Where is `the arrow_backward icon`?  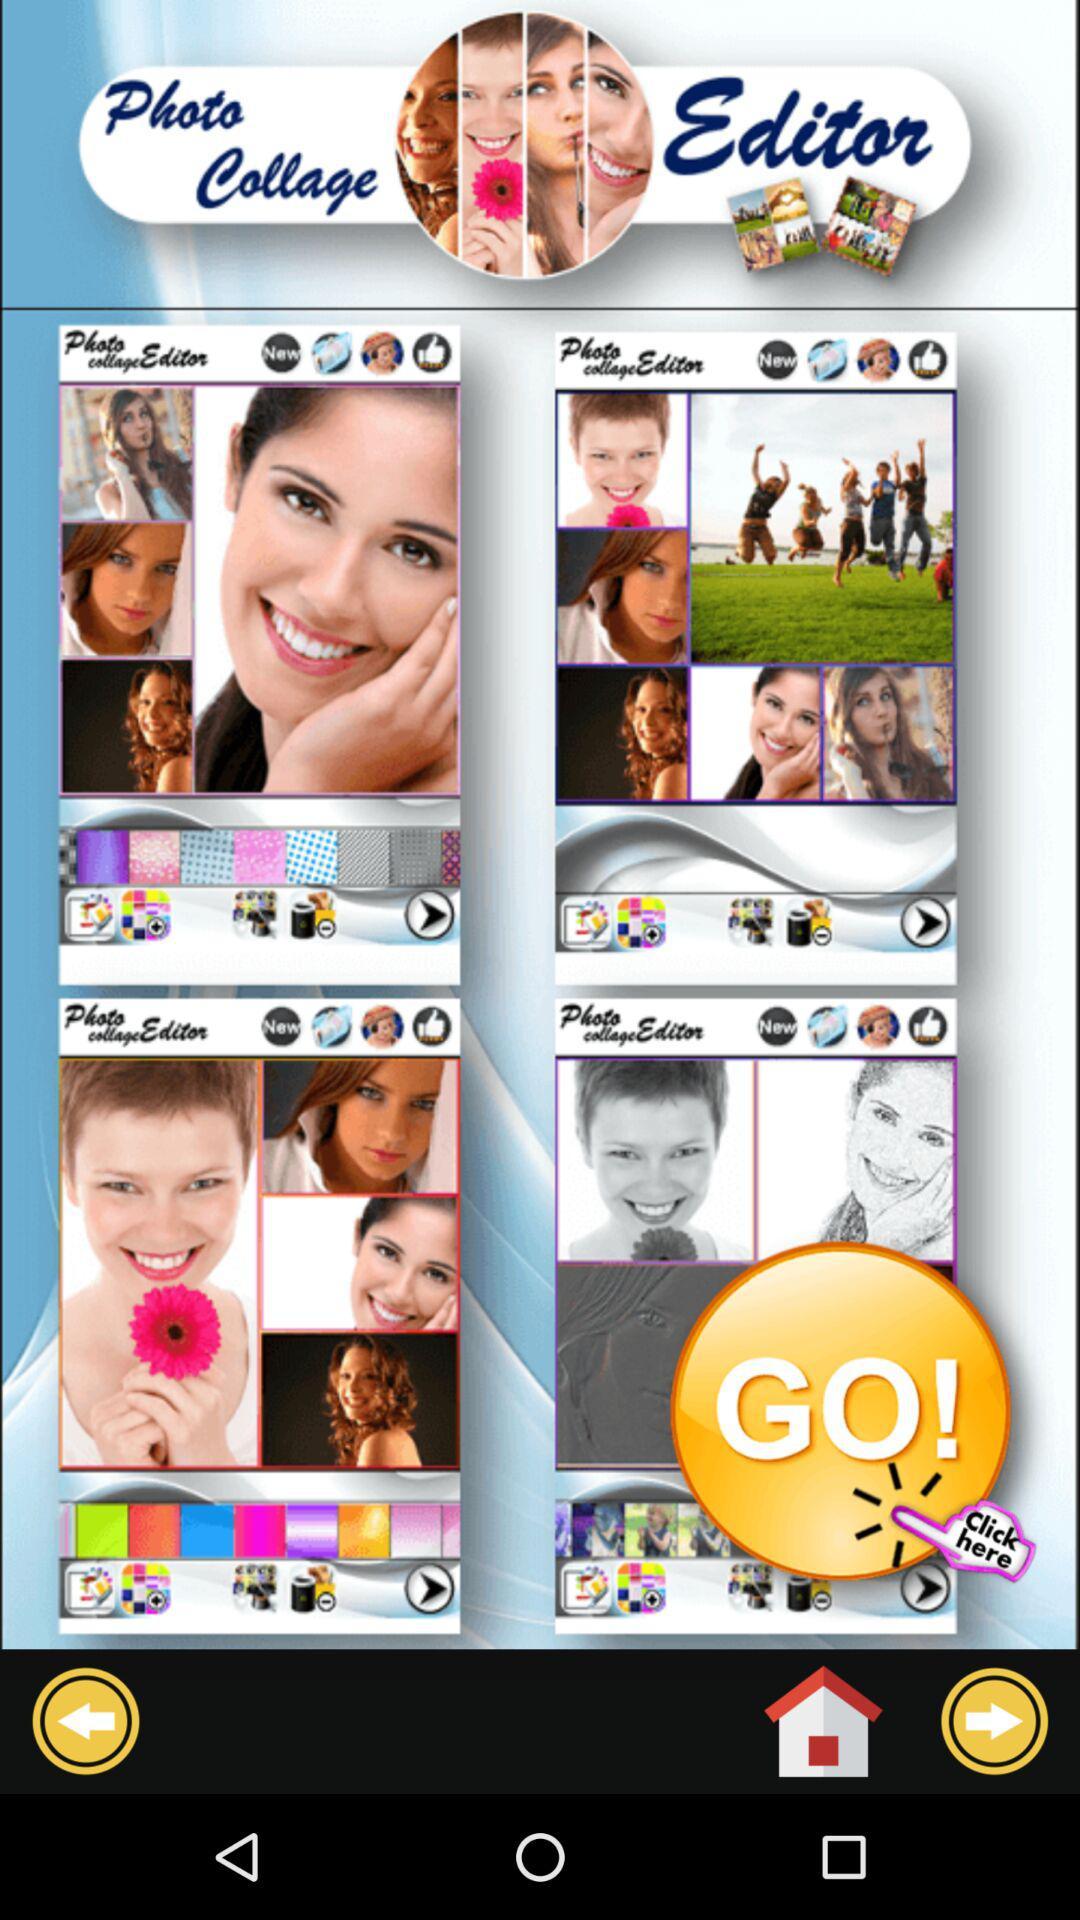
the arrow_backward icon is located at coordinates (84, 1841).